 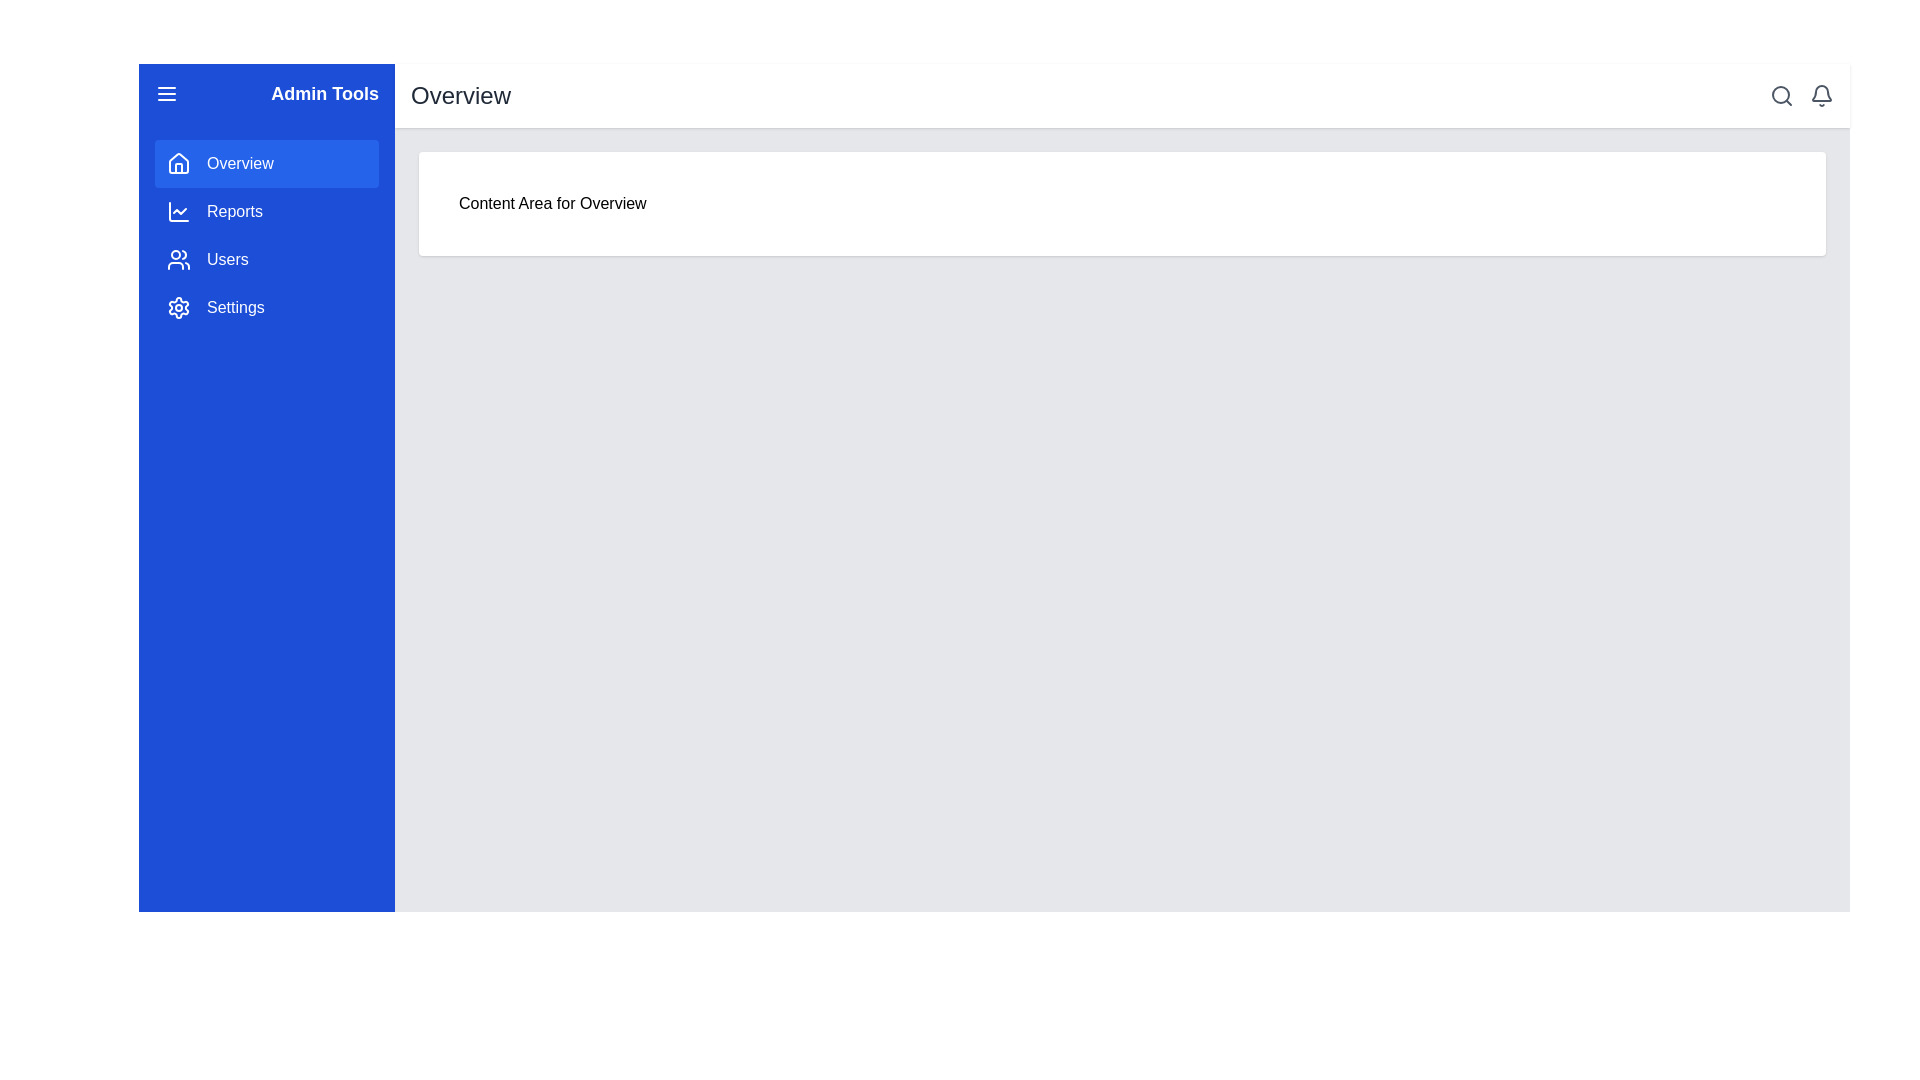 I want to click on the text label reading 'Users' in the sidebar menu, so click(x=227, y=258).